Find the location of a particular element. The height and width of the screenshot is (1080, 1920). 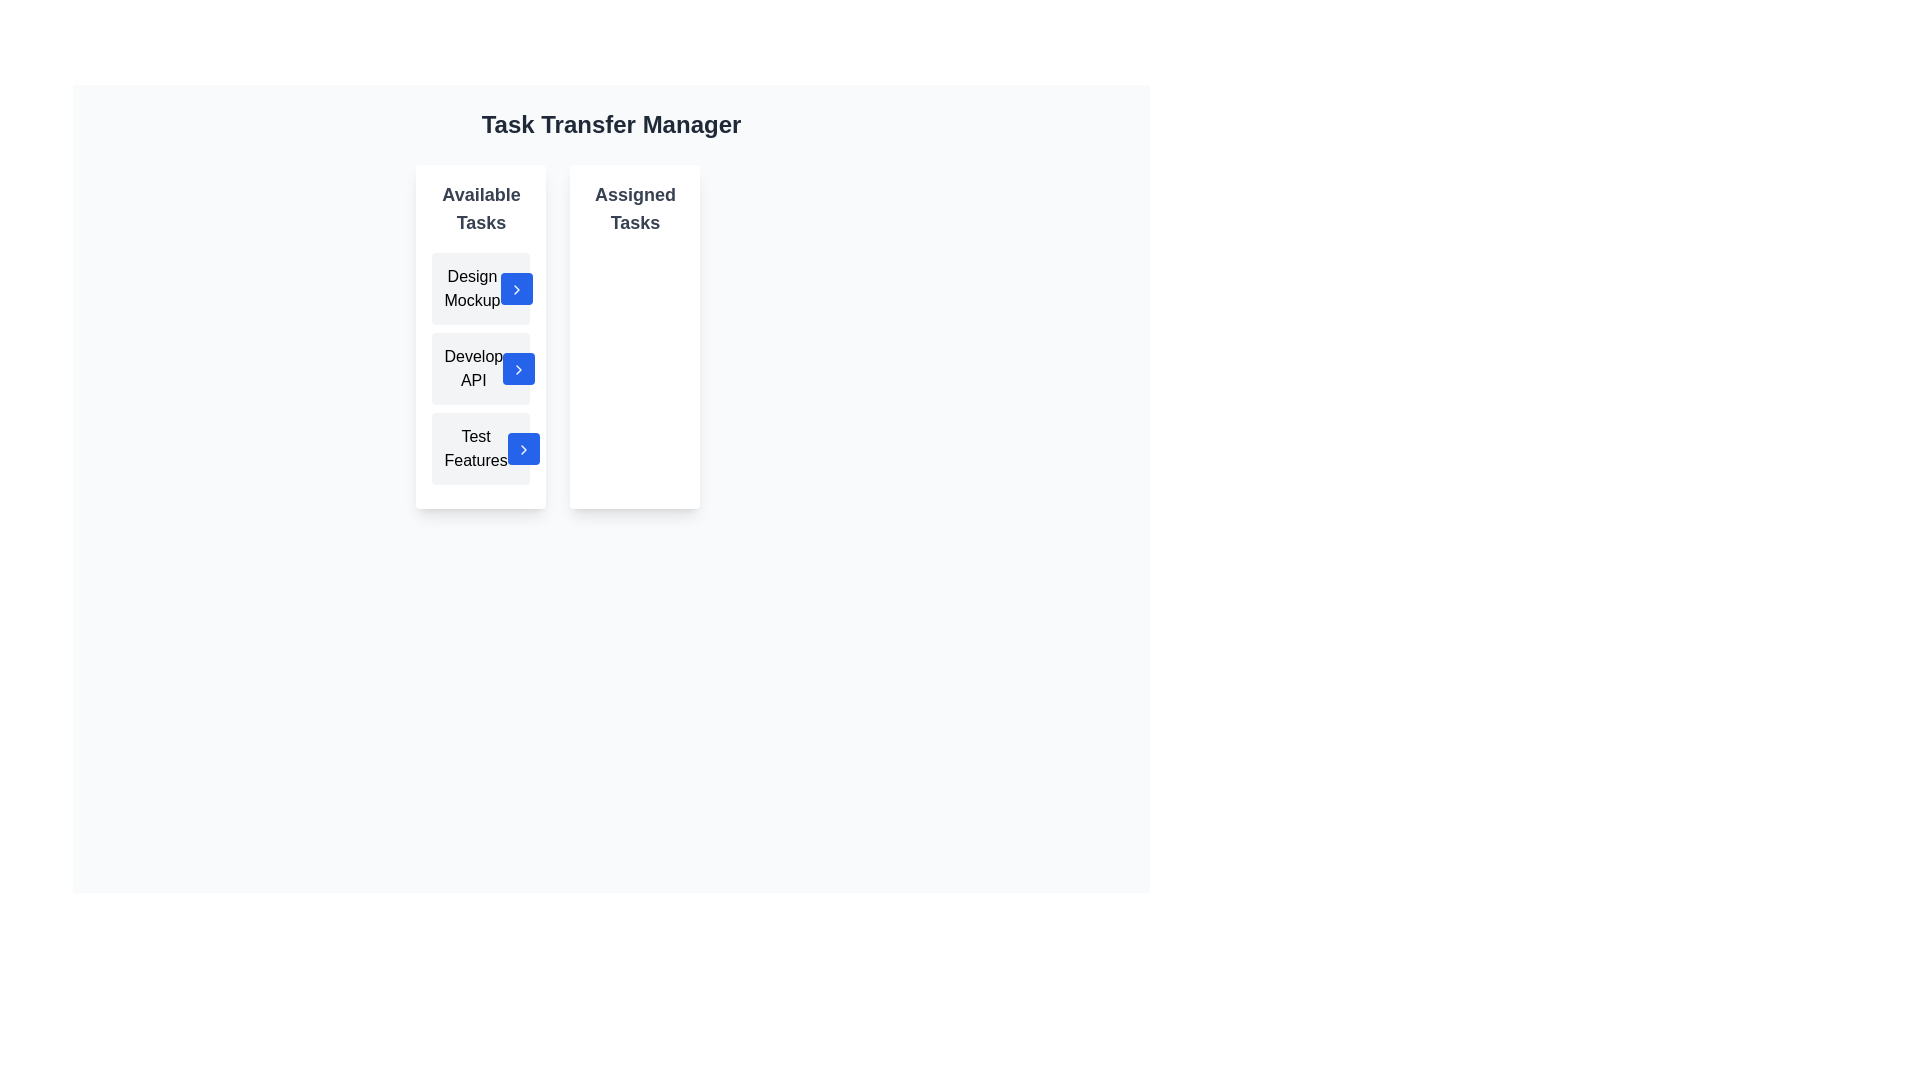

the right-pointing chevron icon with a blue background located in the second item of the list under the 'Available Tasks' column is located at coordinates (519, 369).